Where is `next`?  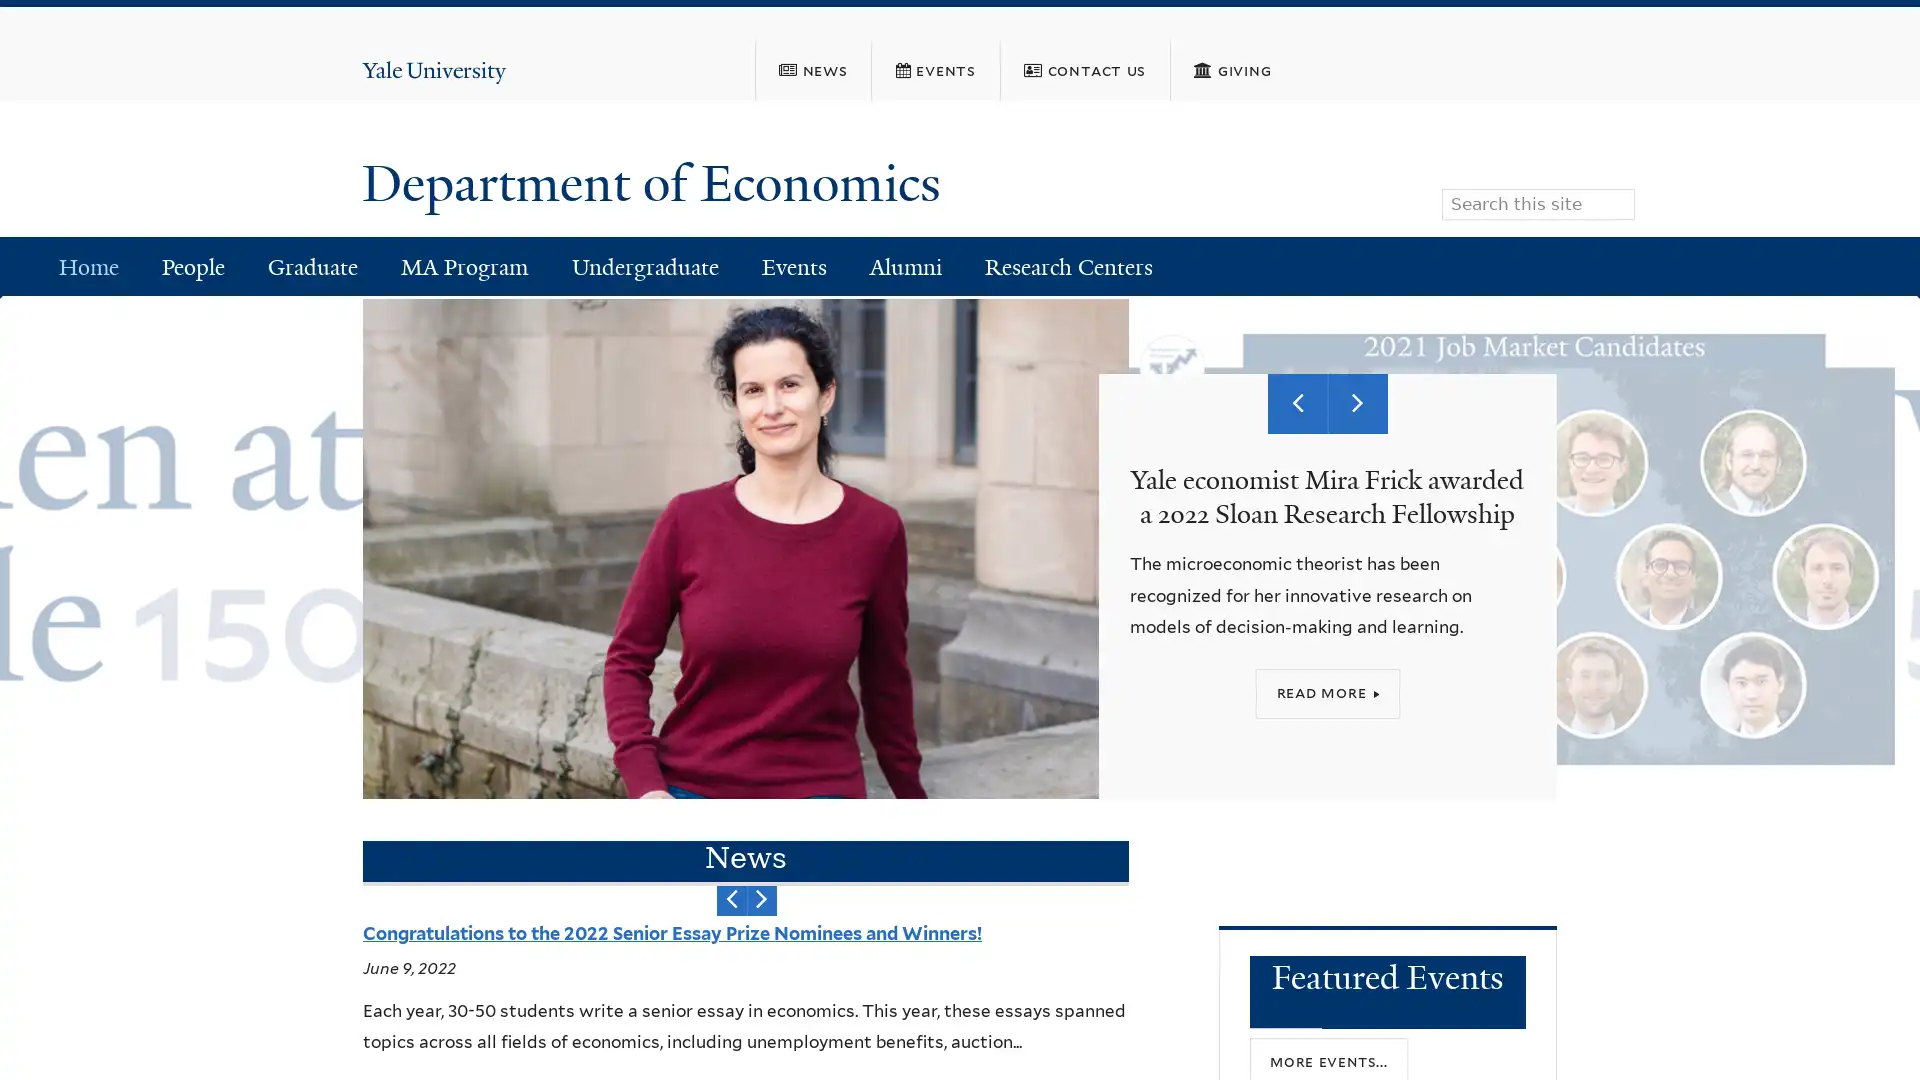
next is located at coordinates (760, 898).